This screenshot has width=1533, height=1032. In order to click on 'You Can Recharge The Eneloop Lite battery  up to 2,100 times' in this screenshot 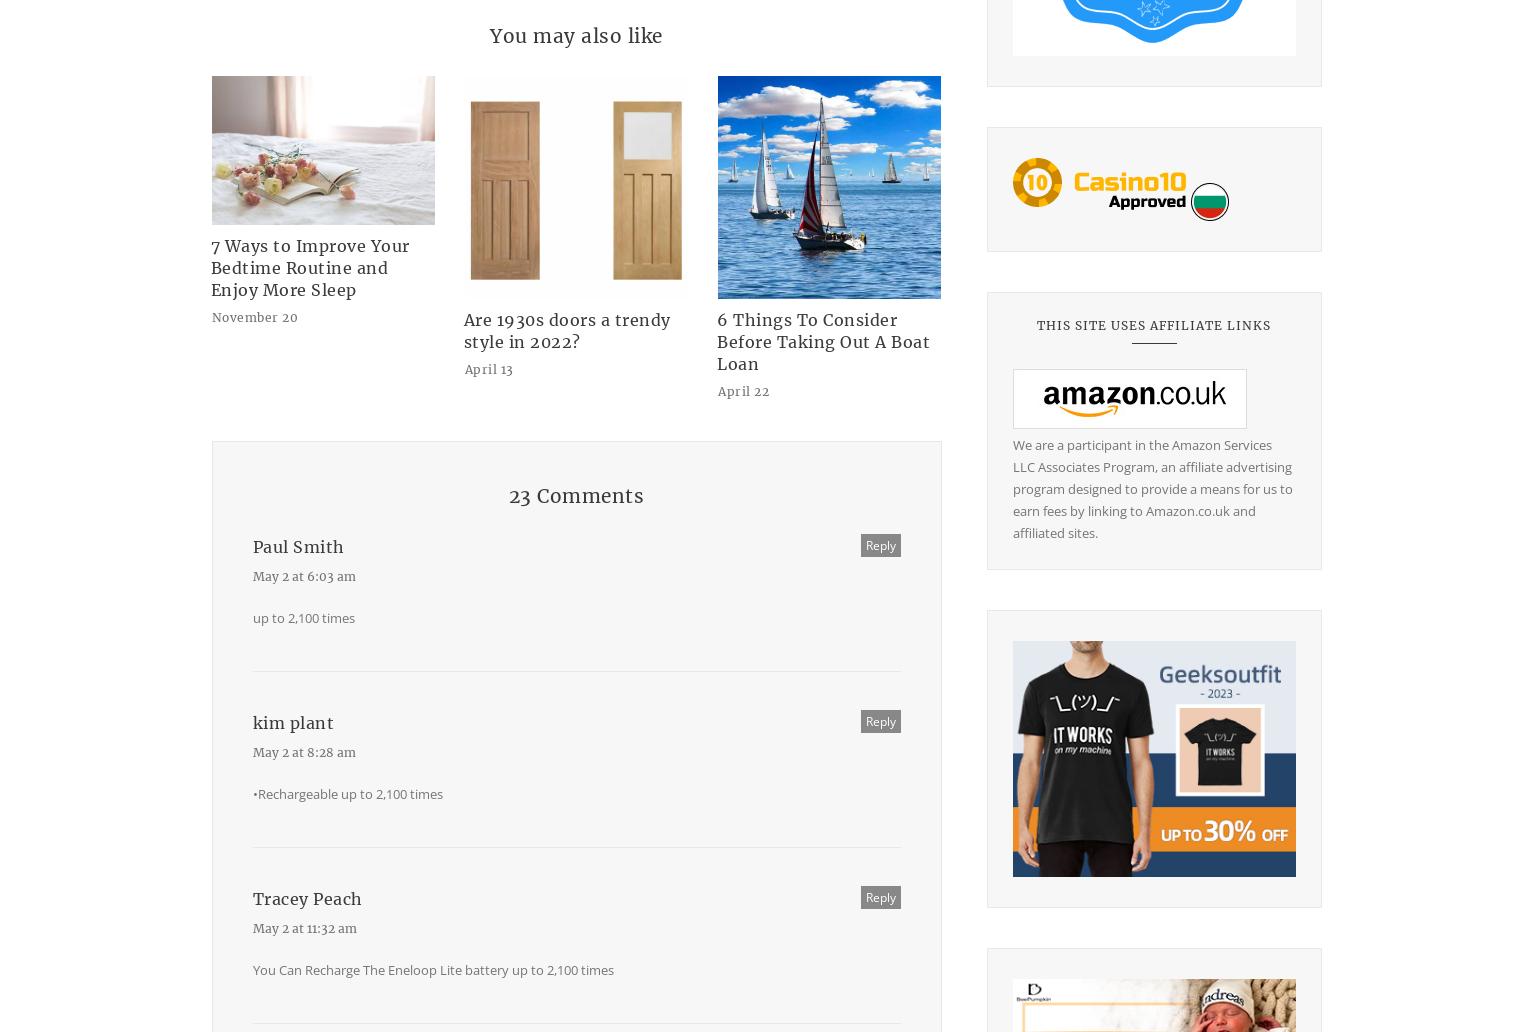, I will do `click(431, 968)`.